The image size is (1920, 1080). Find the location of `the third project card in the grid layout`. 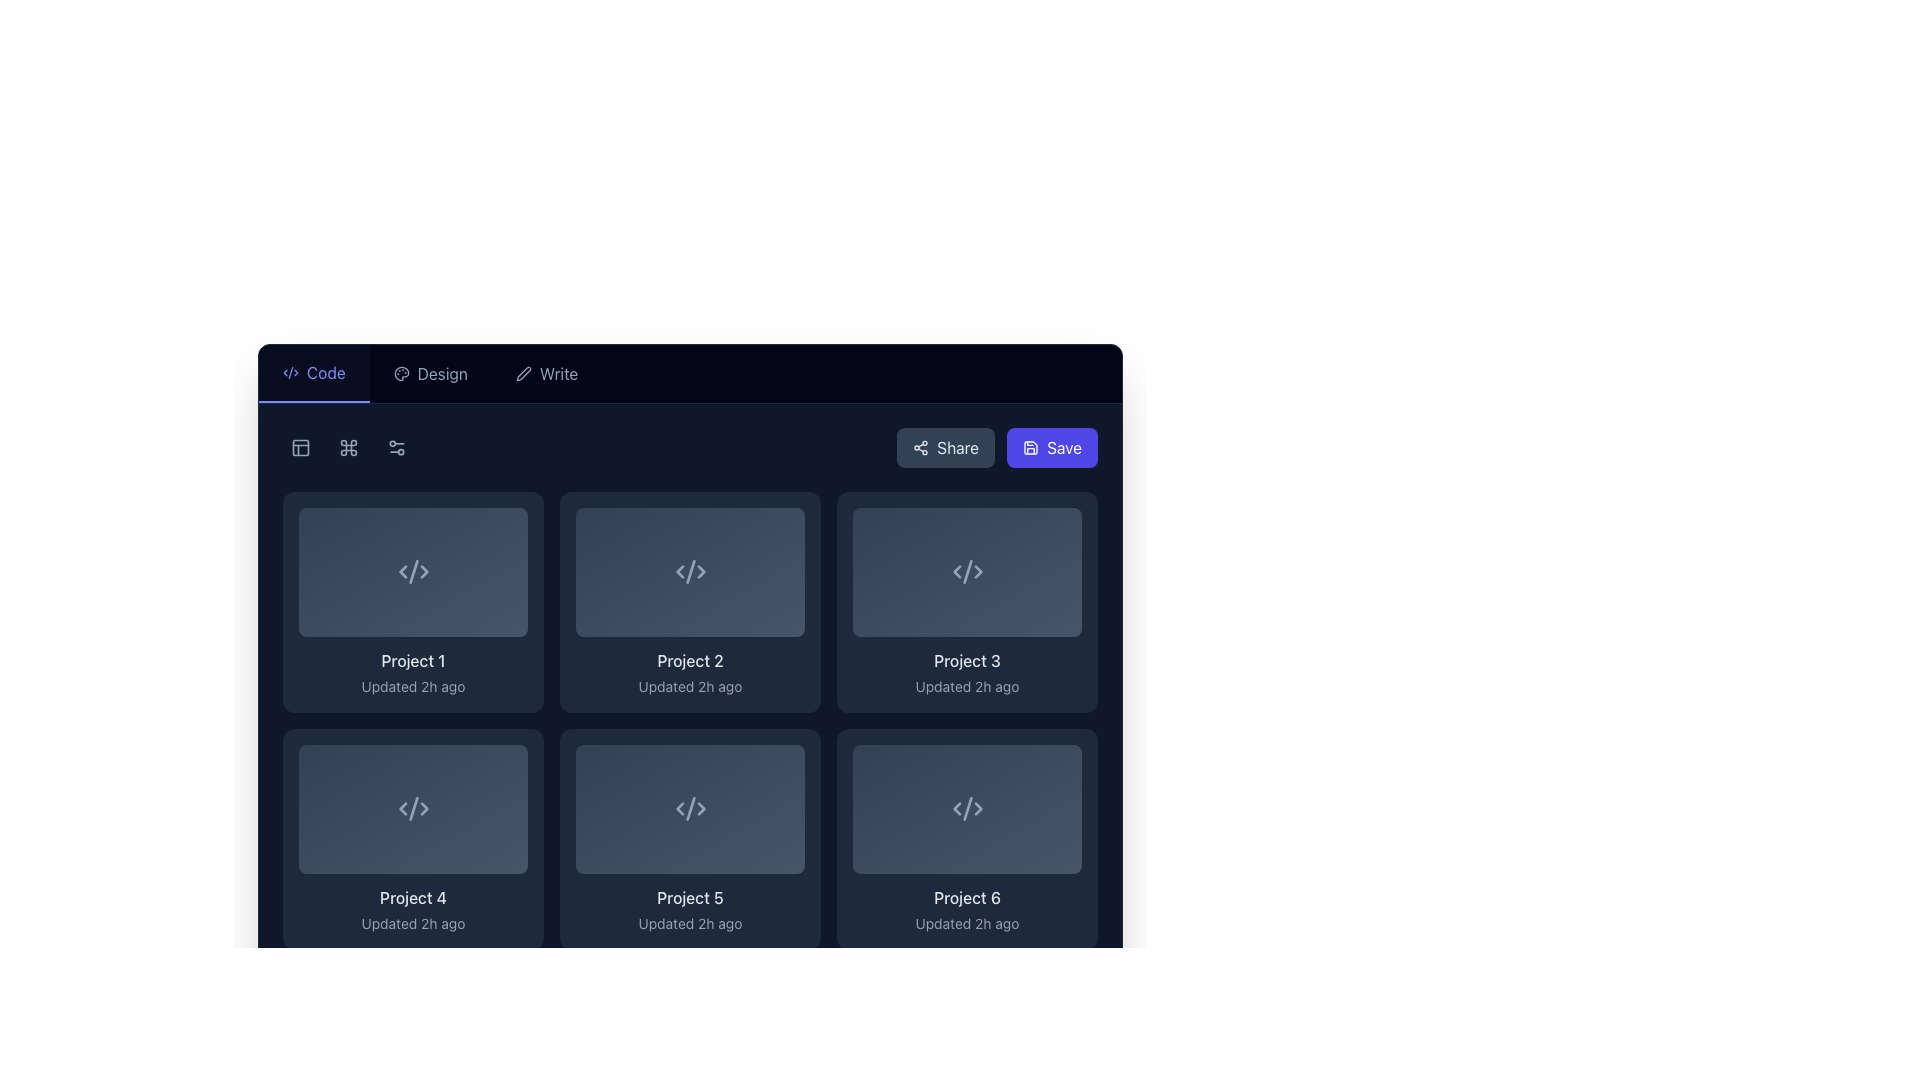

the third project card in the grid layout is located at coordinates (967, 601).